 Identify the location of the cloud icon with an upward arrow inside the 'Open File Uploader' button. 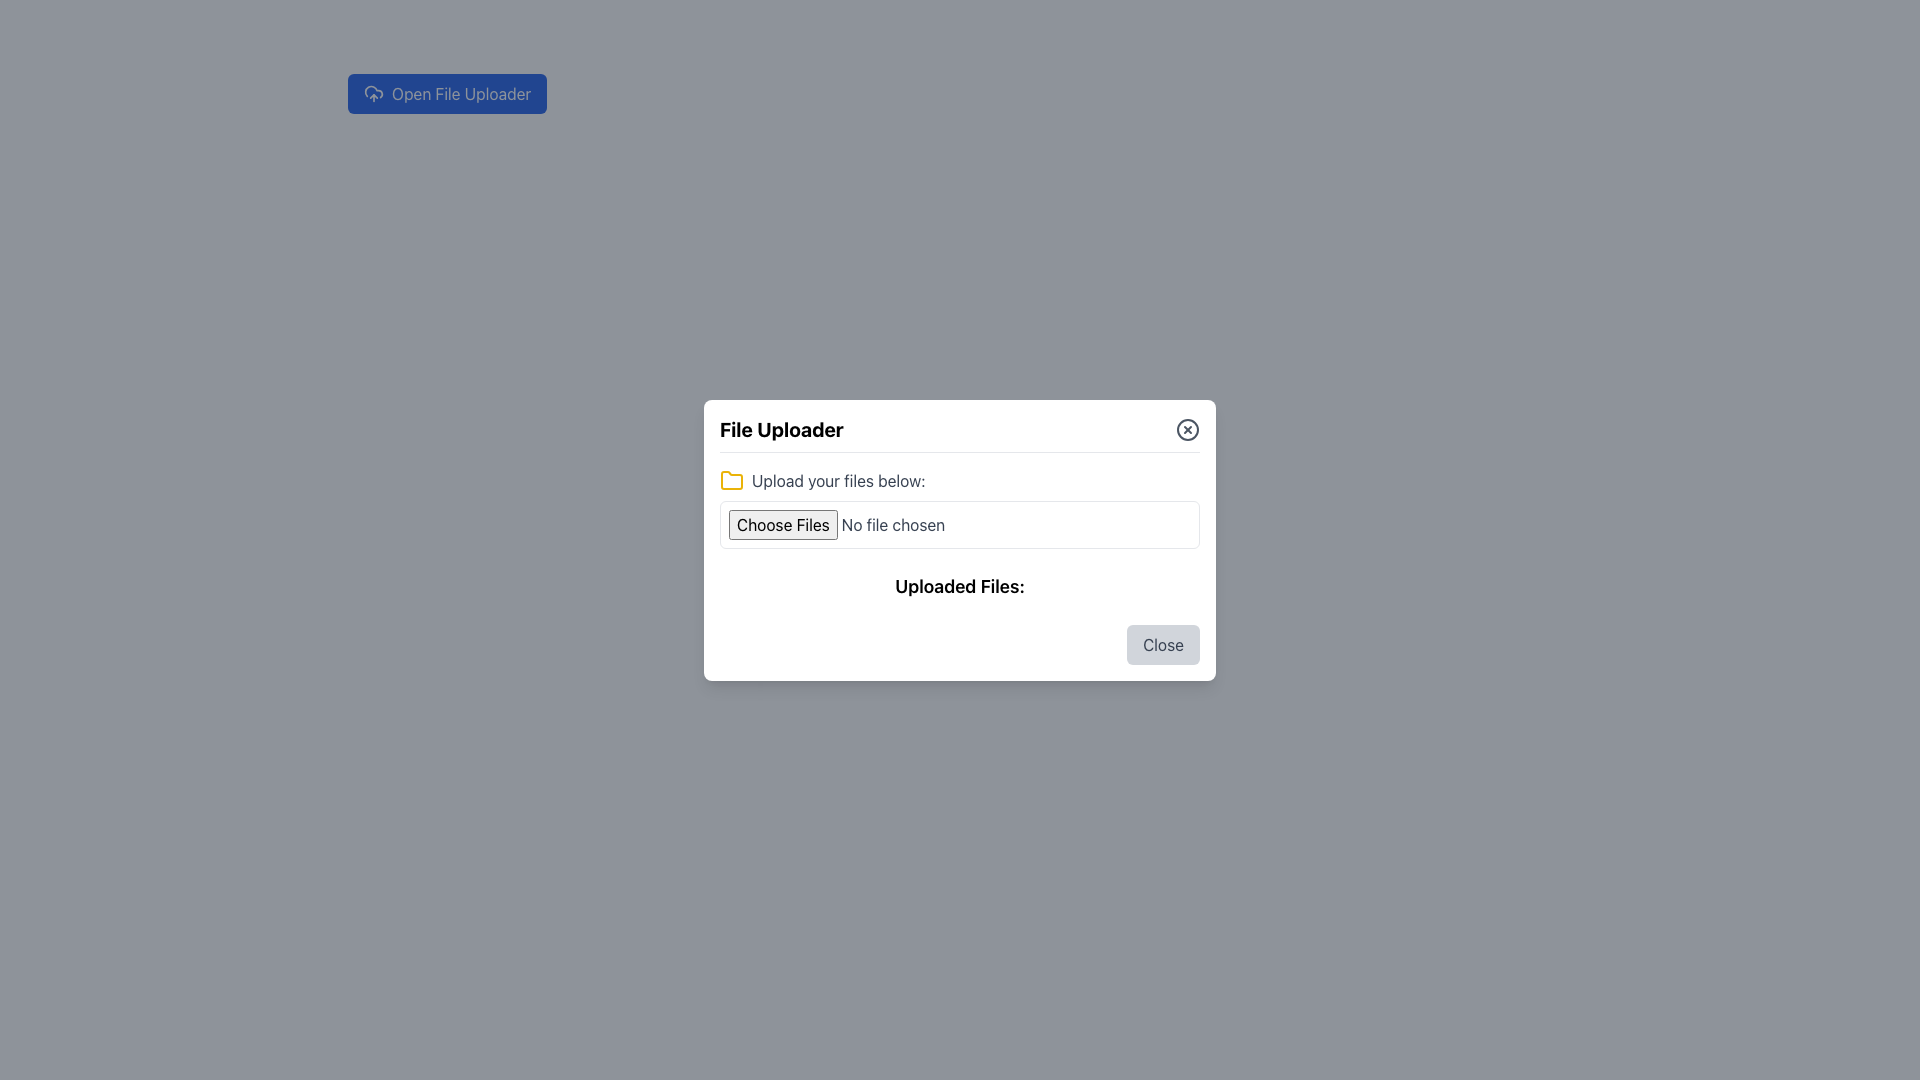
(374, 93).